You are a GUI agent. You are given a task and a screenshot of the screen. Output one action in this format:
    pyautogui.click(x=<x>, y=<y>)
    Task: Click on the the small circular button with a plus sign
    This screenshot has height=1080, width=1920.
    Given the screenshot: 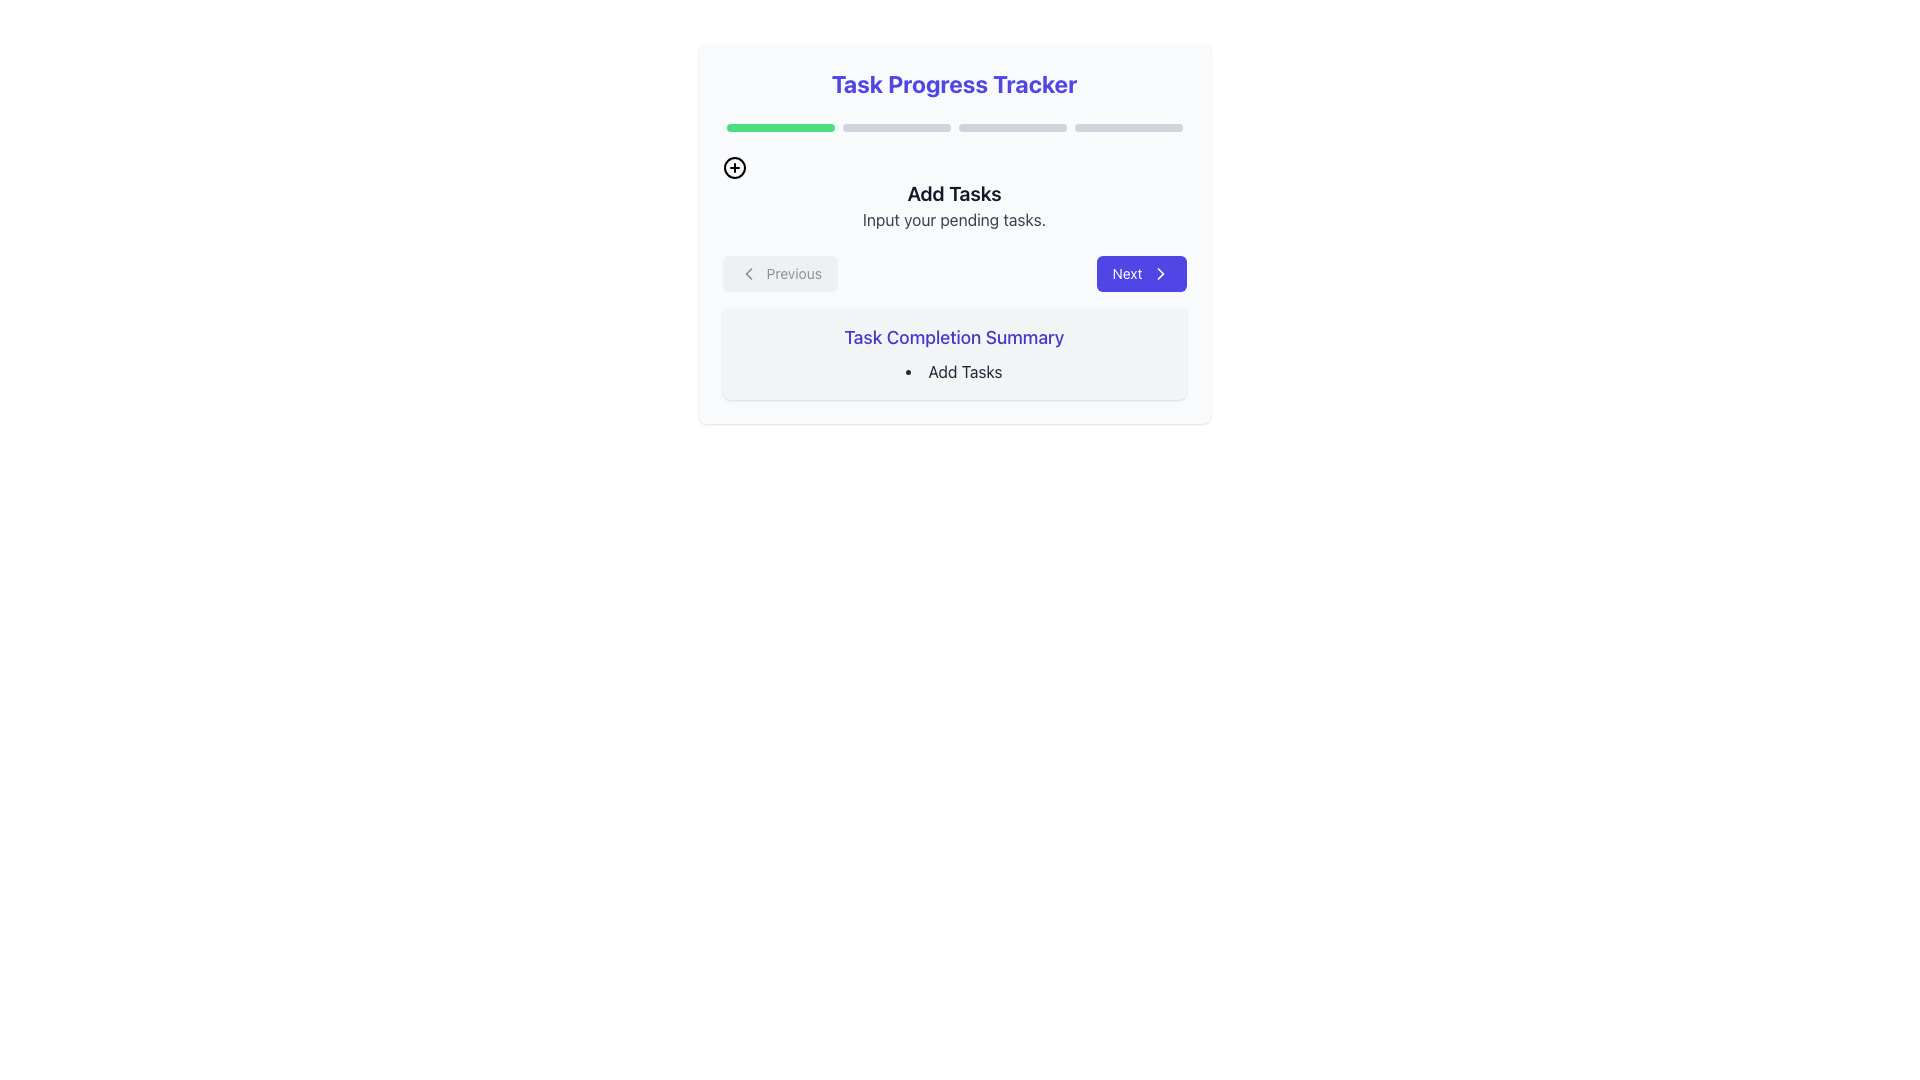 What is the action you would take?
    pyautogui.click(x=733, y=167)
    